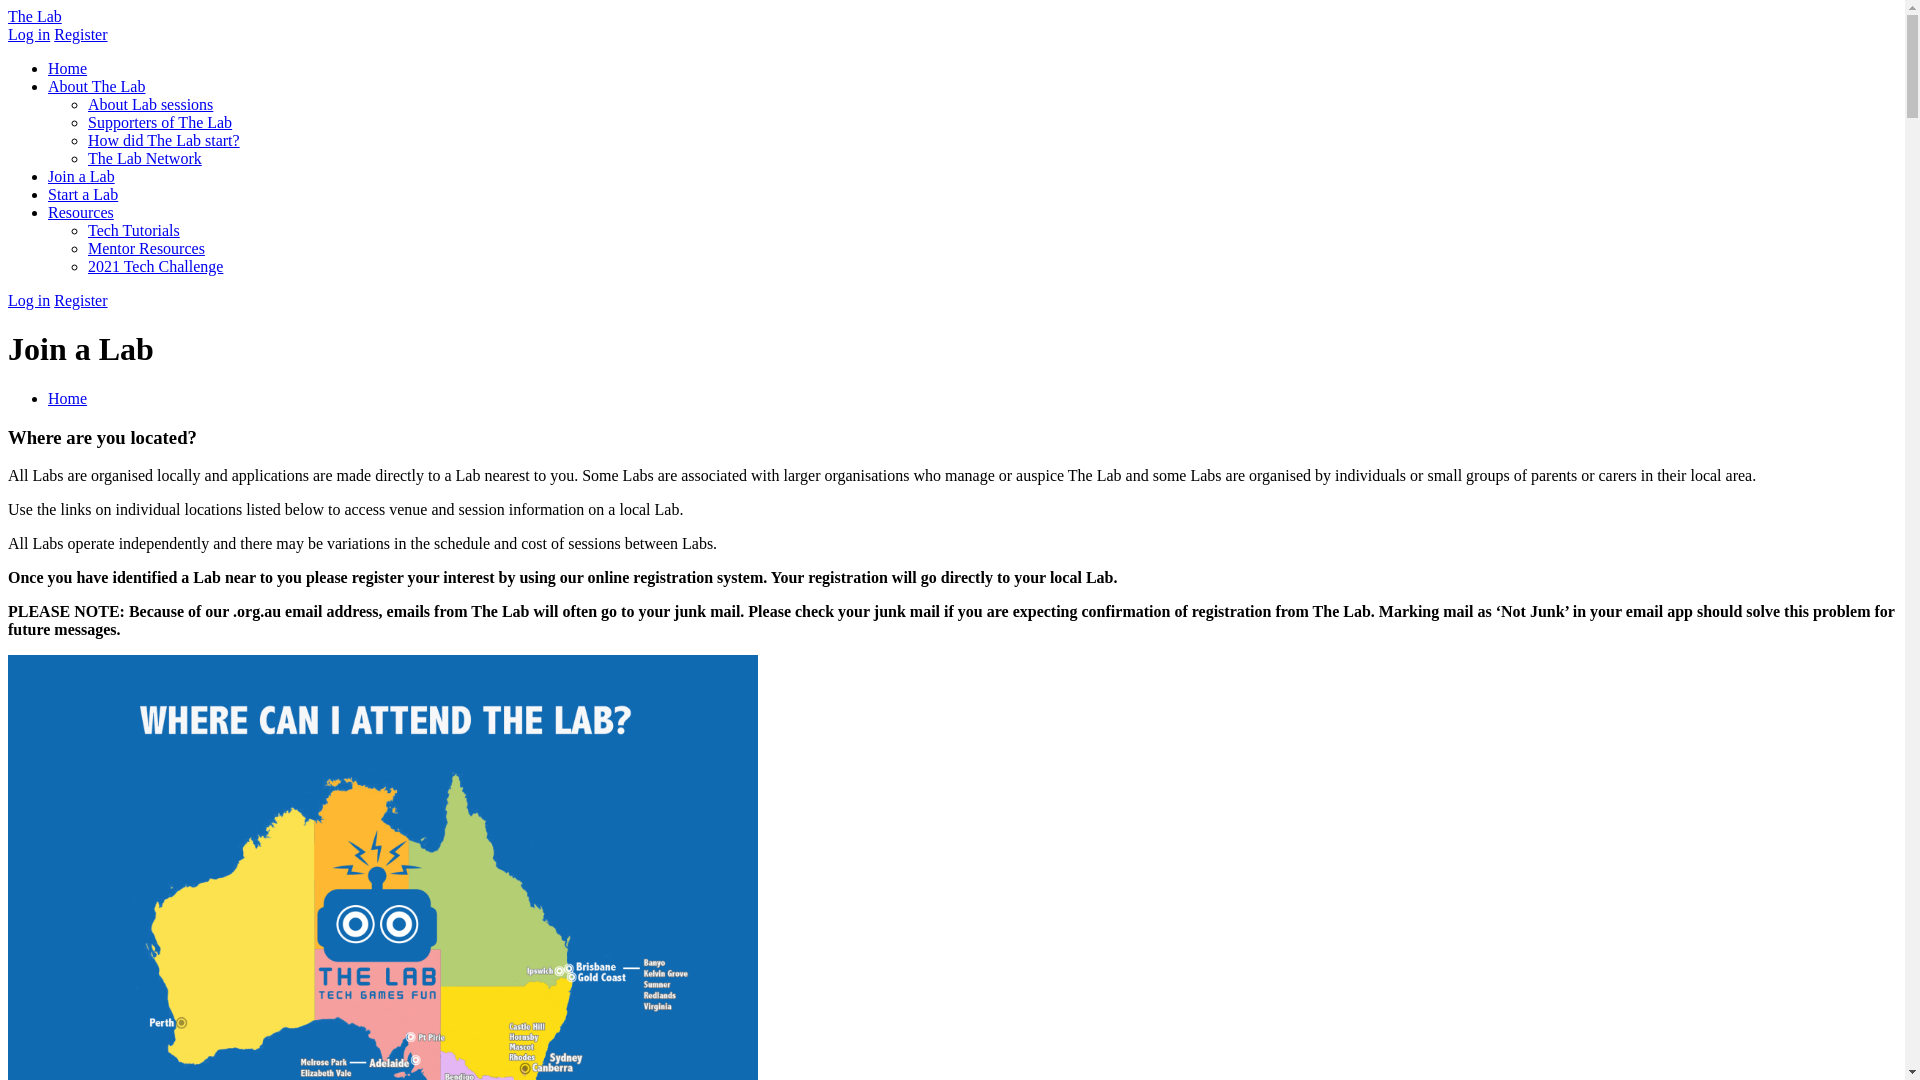  Describe the element at coordinates (95, 85) in the screenshot. I see `'About The Lab'` at that location.